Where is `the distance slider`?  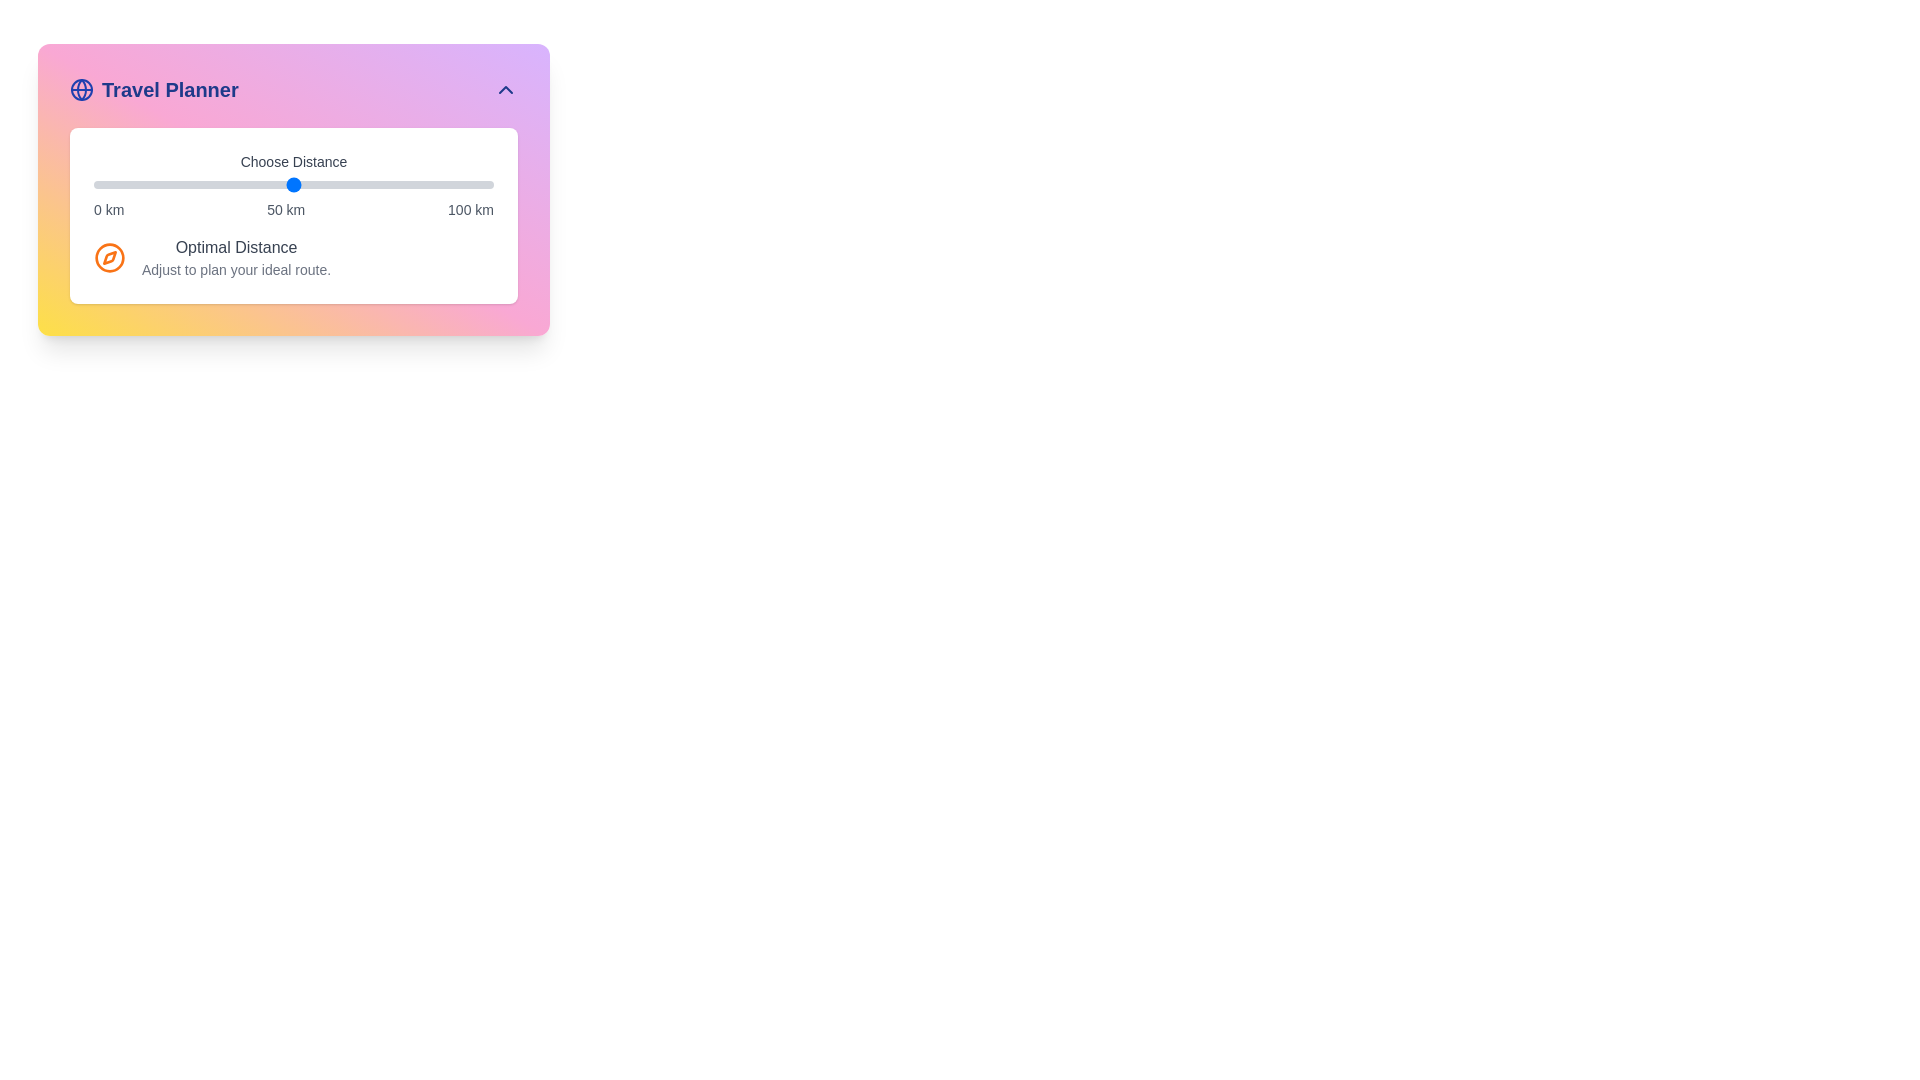 the distance slider is located at coordinates (321, 185).